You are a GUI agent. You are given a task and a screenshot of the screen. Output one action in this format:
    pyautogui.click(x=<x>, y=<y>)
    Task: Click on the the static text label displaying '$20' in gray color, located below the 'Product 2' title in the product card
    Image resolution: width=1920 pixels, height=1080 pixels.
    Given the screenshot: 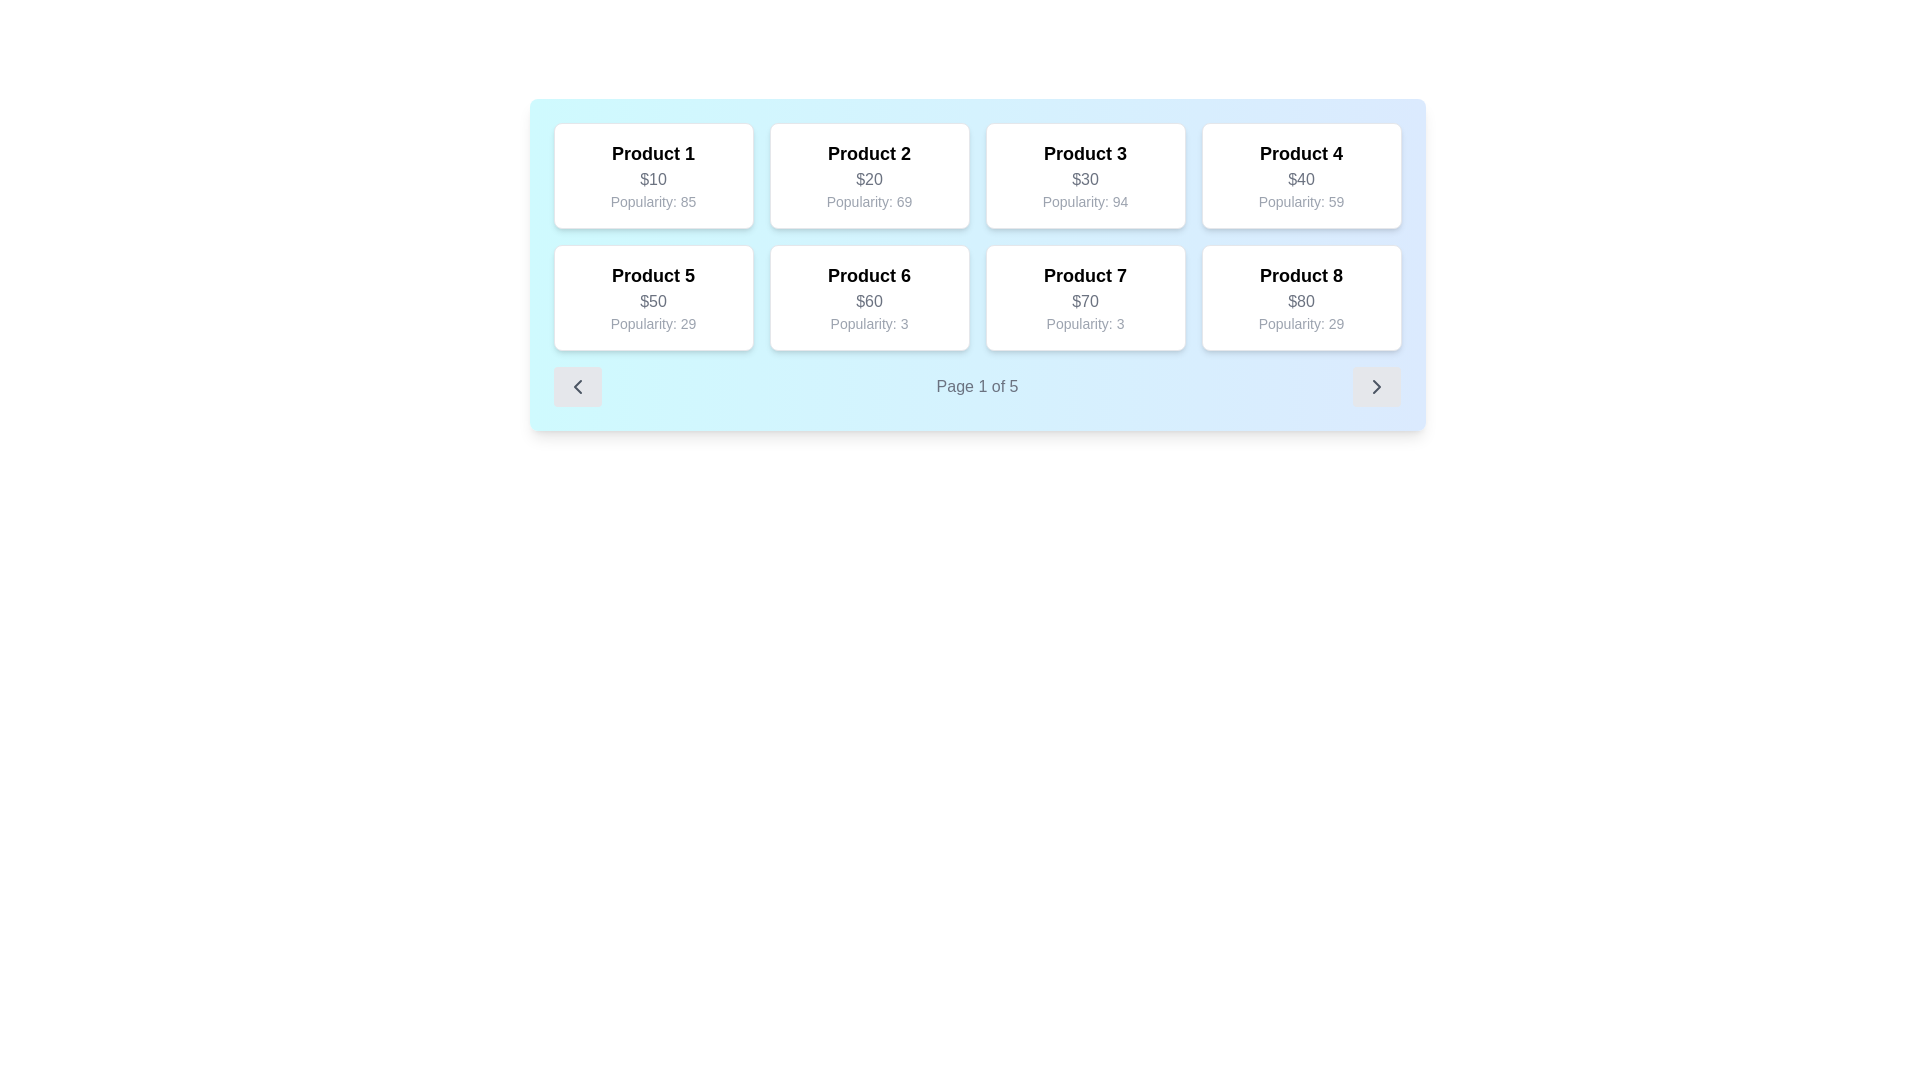 What is the action you would take?
    pyautogui.click(x=869, y=180)
    